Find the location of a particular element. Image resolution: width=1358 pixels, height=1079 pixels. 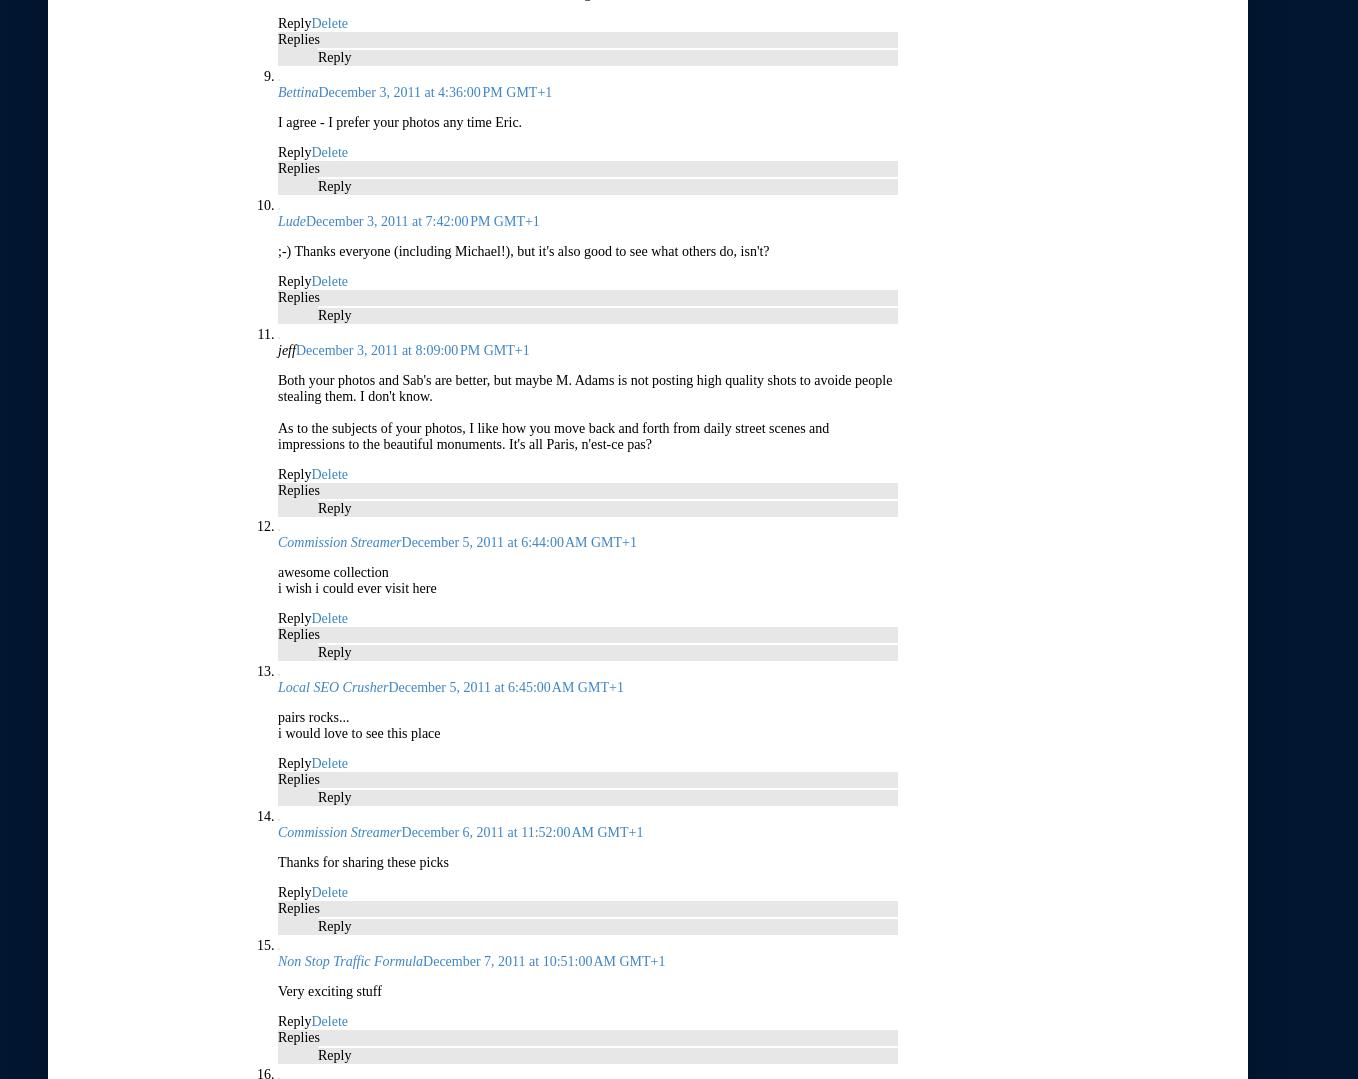

'December 6, 2011 at 11:52:00 AM GMT+1' is located at coordinates (521, 831).